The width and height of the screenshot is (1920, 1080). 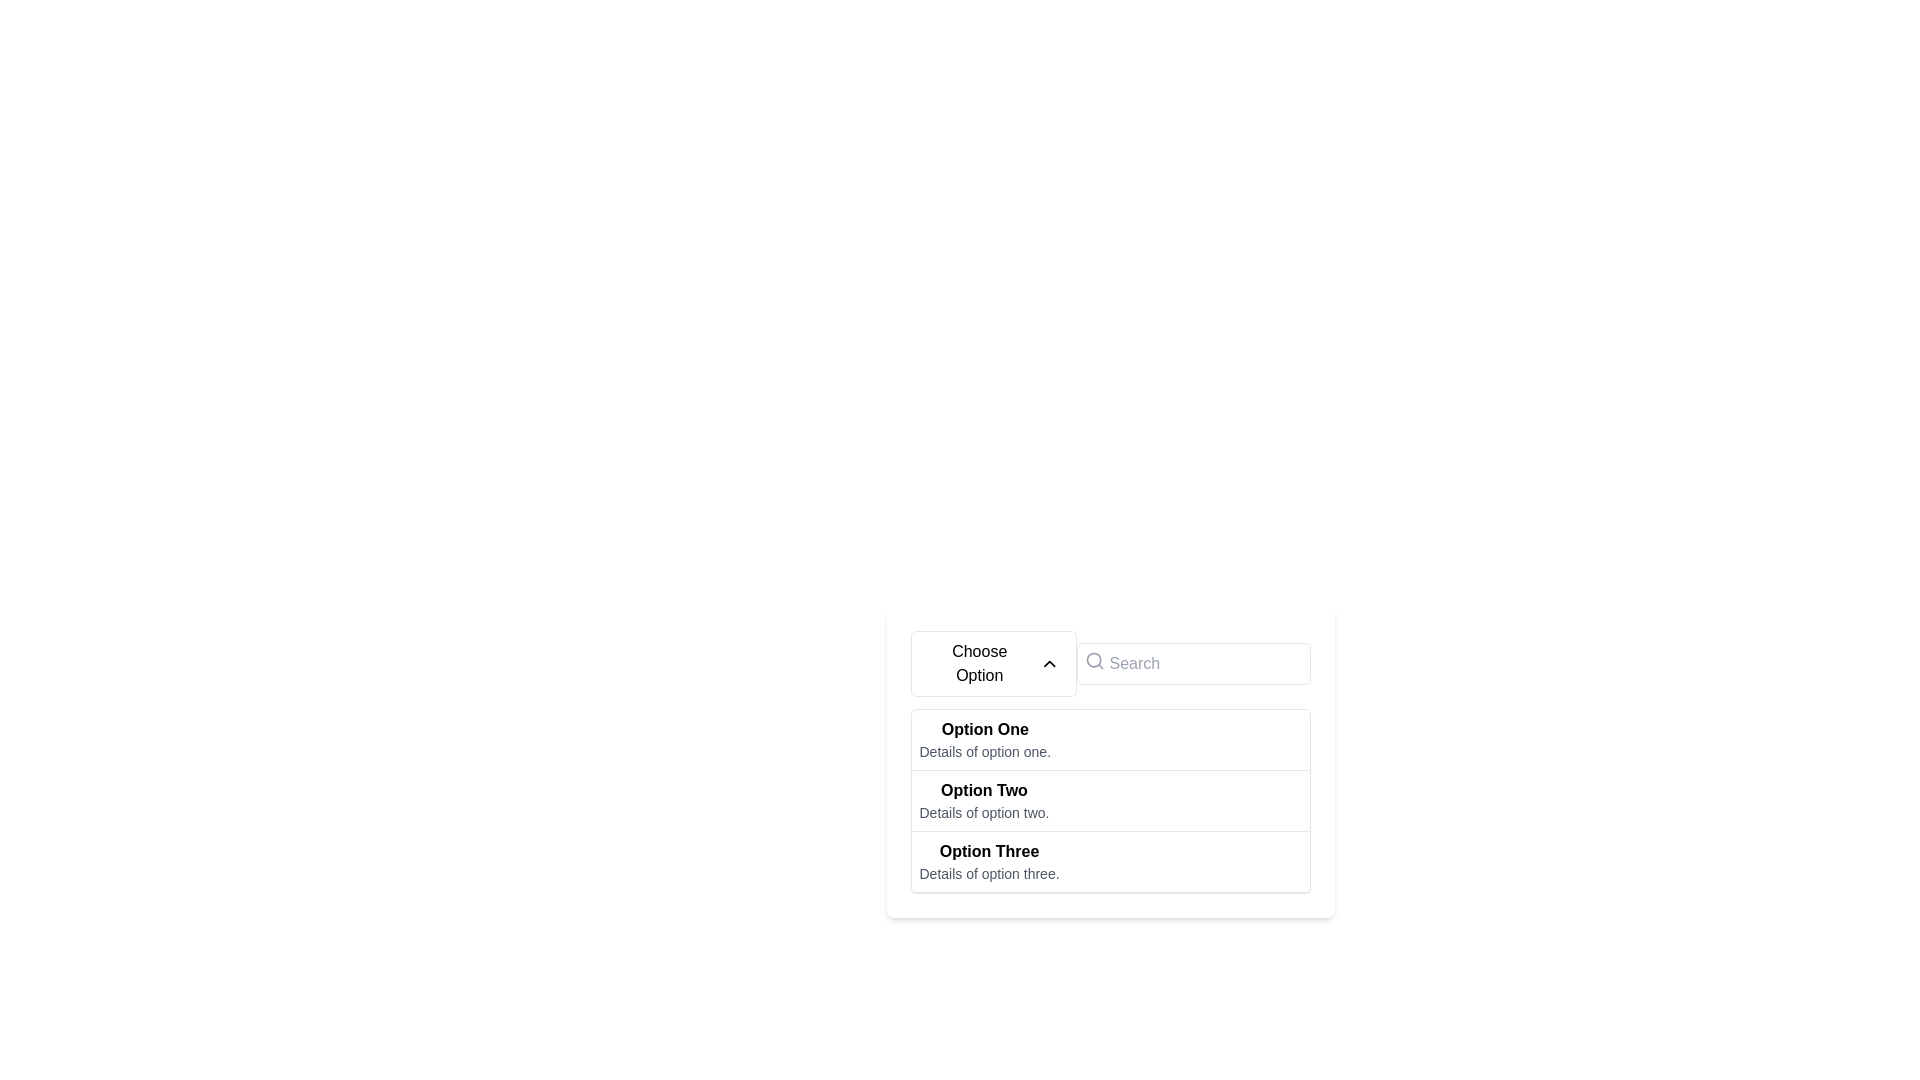 What do you see at coordinates (1109, 800) in the screenshot?
I see `the Dropdown menu with selectable options located below the 'Choose Option' button` at bounding box center [1109, 800].